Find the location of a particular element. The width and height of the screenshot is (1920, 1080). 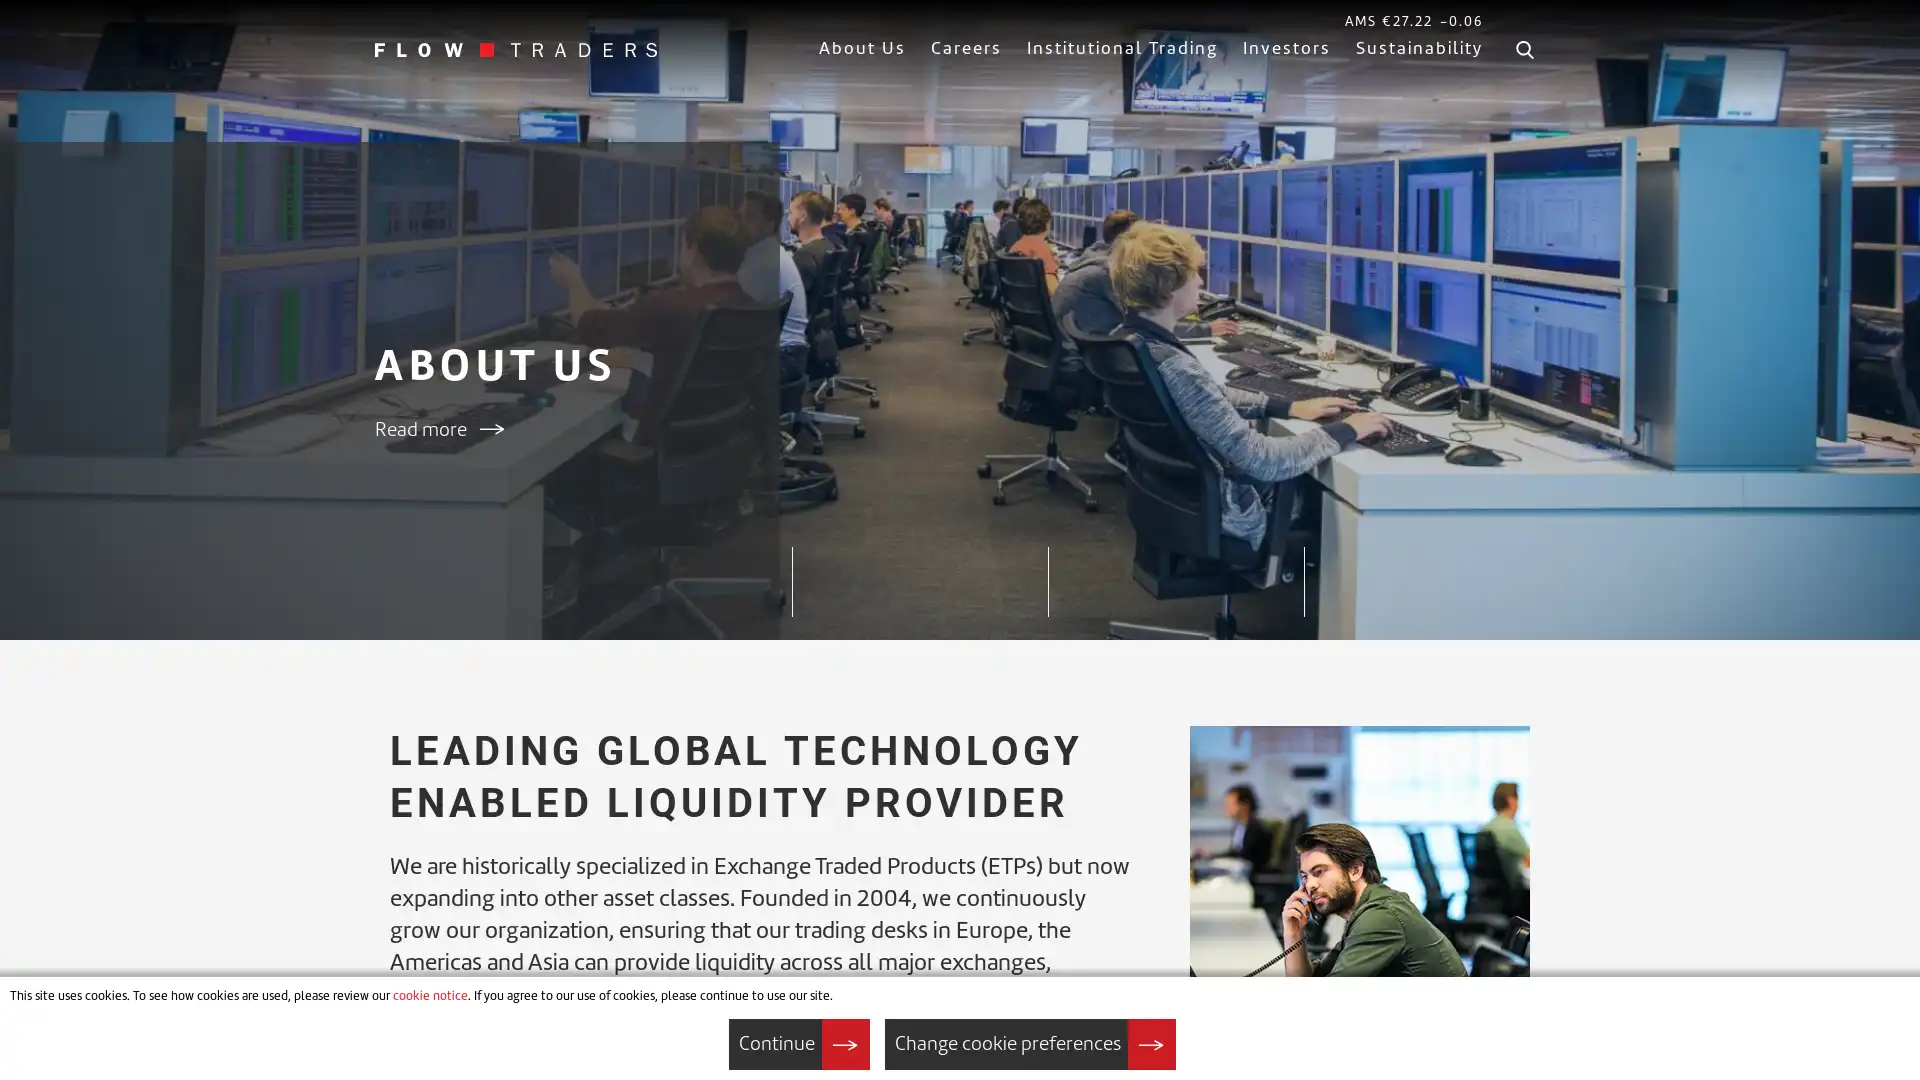

Continue is located at coordinates (798, 1043).